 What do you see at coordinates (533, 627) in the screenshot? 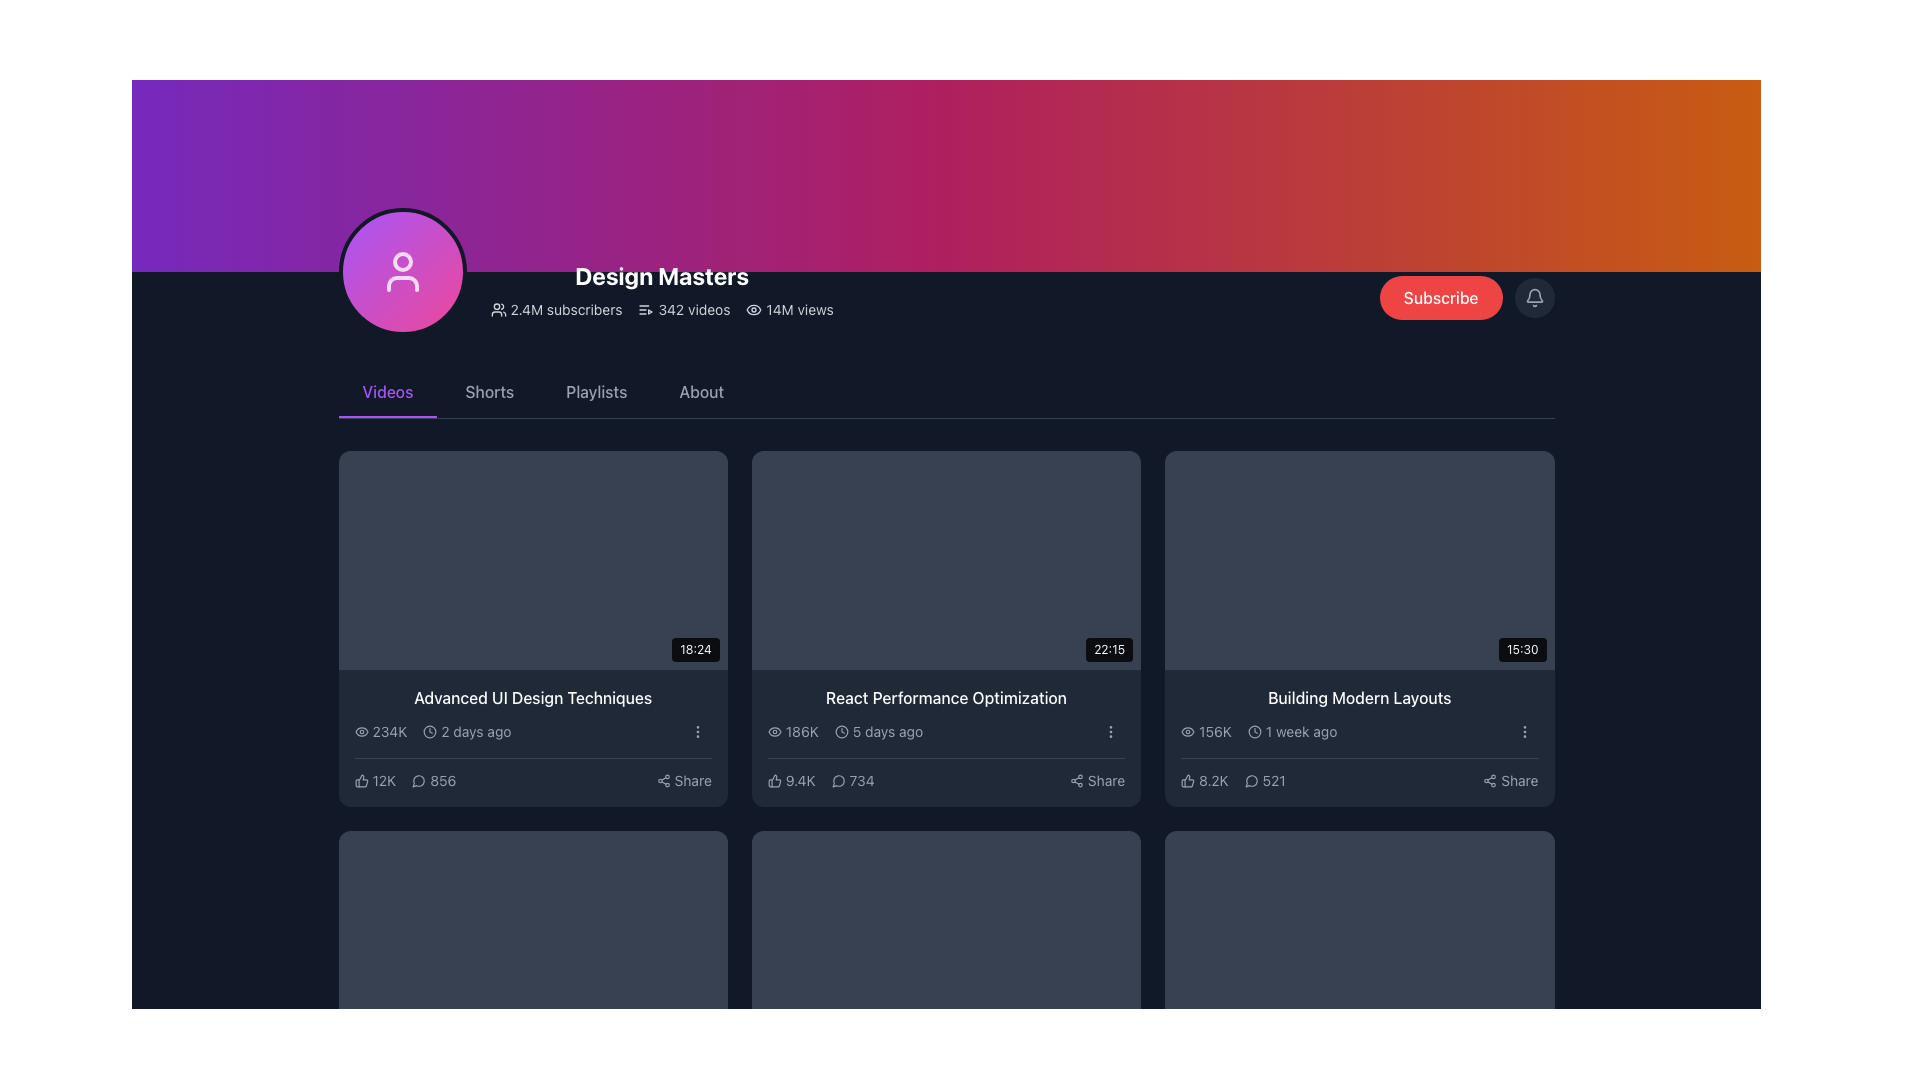
I see `the first video preview card located in the top-left corner of the grid` at bounding box center [533, 627].